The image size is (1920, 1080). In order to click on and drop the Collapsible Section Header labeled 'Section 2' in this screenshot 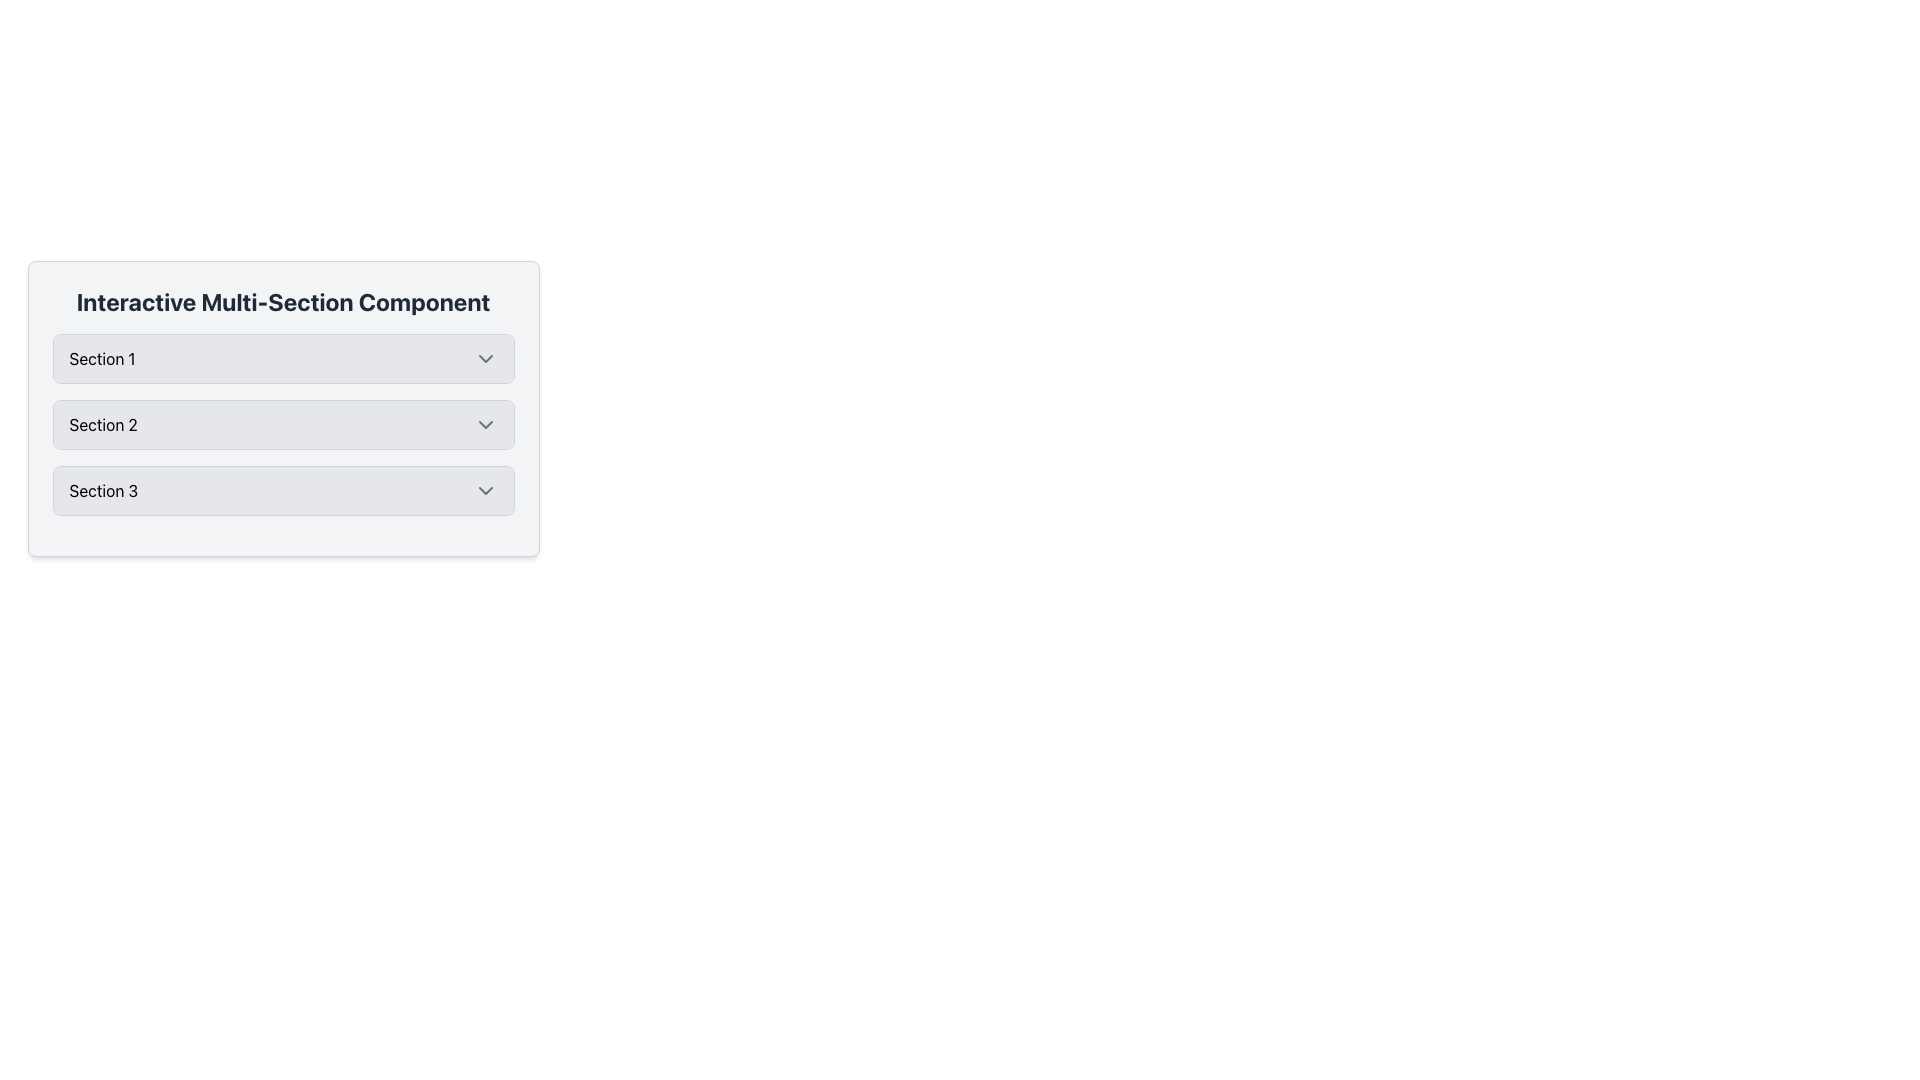, I will do `click(282, 423)`.